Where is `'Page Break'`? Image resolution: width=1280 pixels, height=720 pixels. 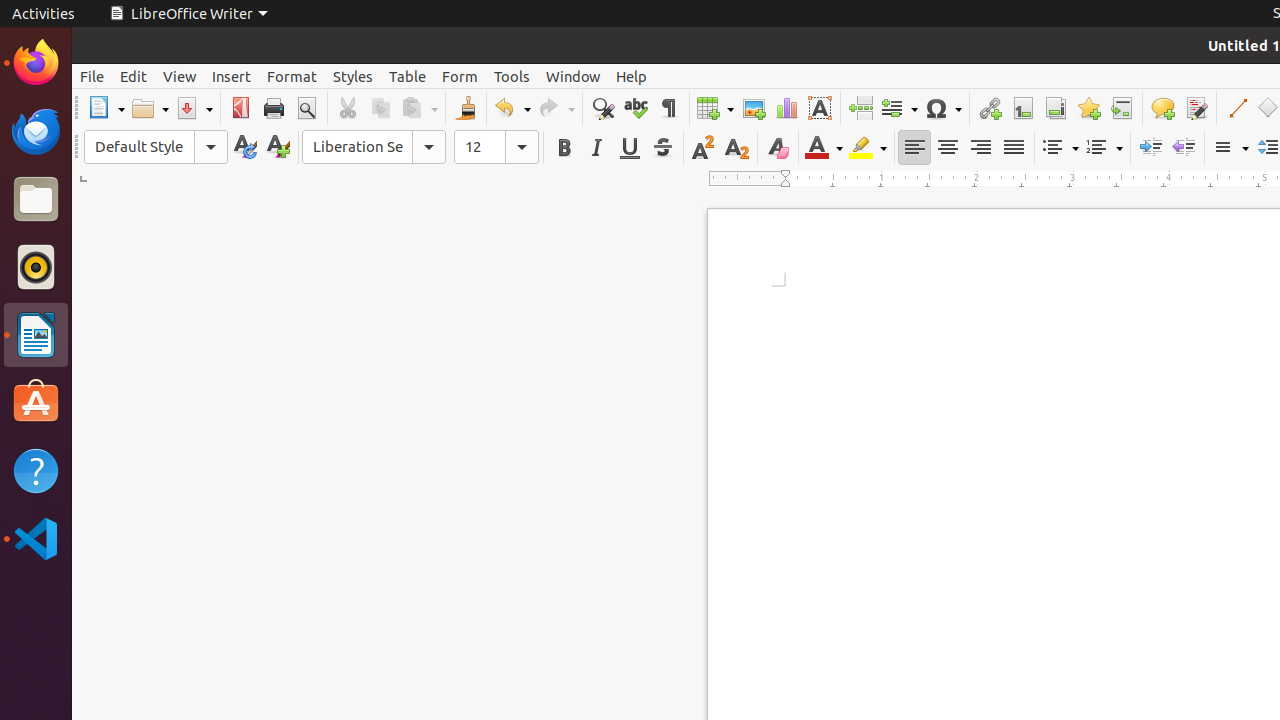 'Page Break' is located at coordinates (860, 108).